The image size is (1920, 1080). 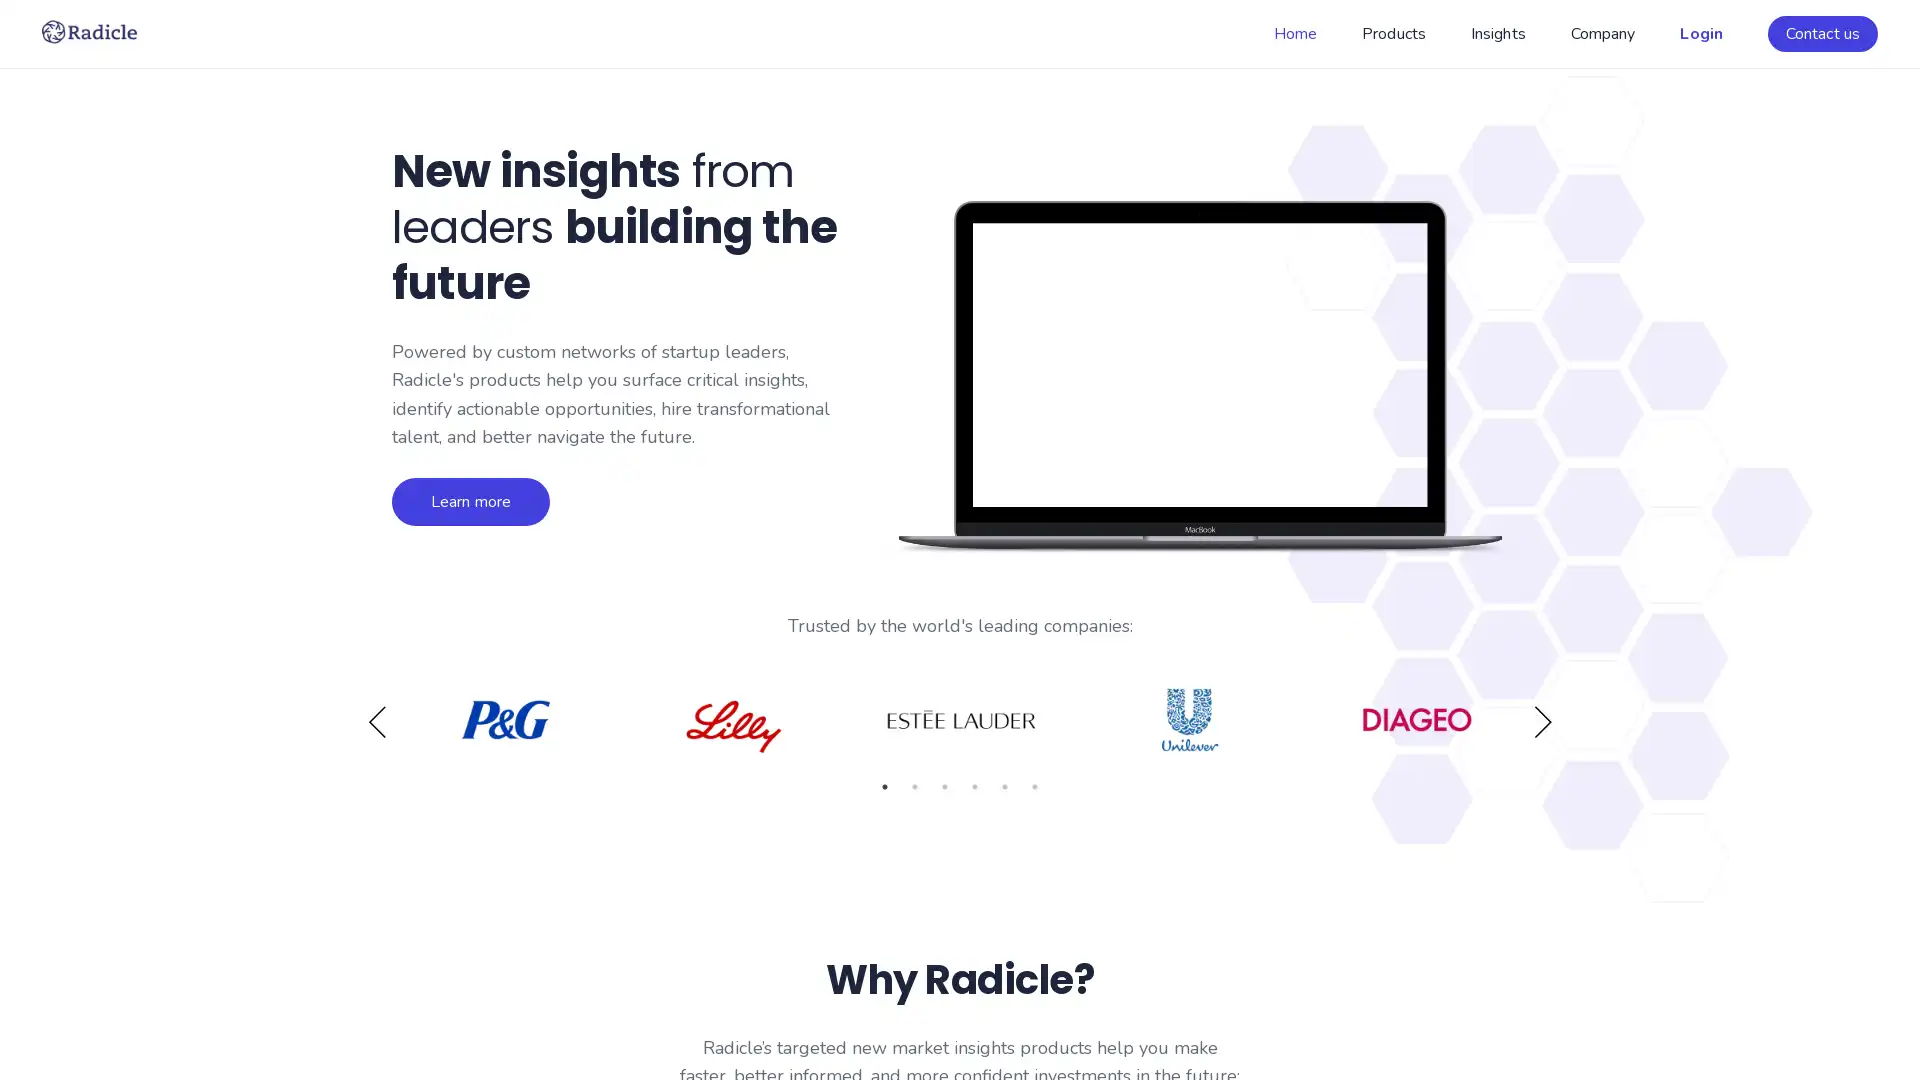 What do you see at coordinates (1035, 785) in the screenshot?
I see `6` at bounding box center [1035, 785].